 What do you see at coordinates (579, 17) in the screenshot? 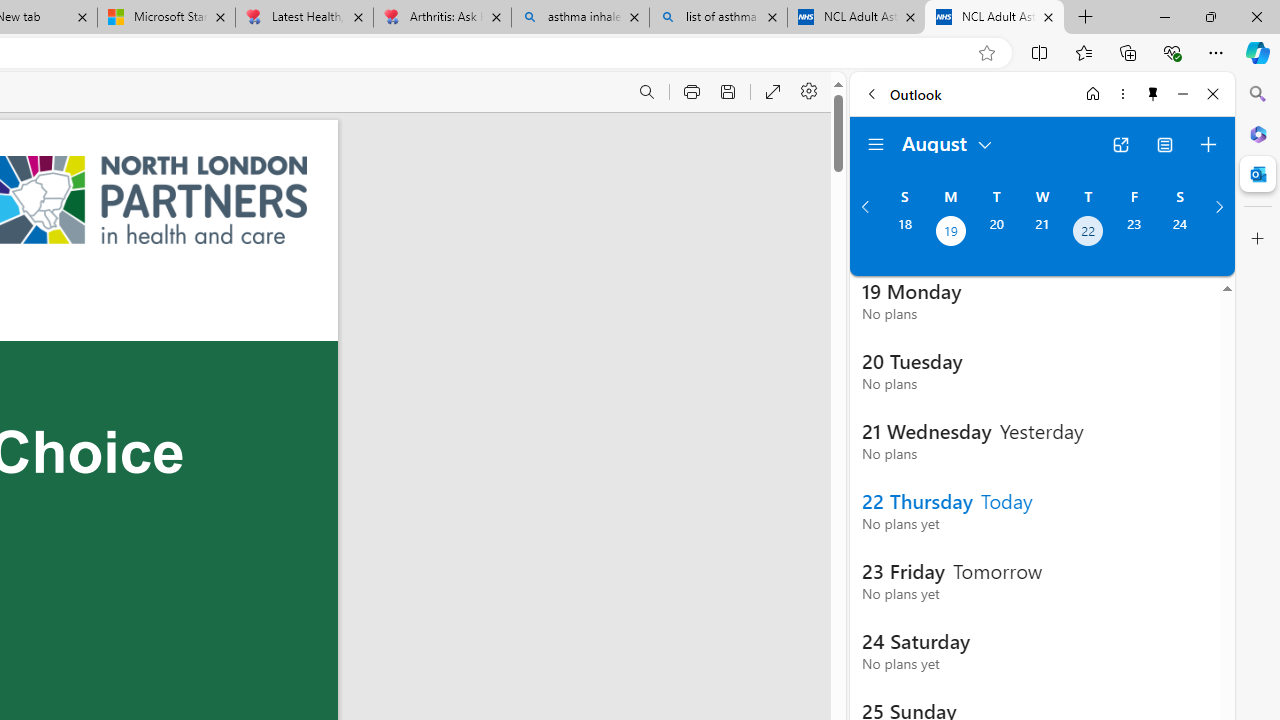
I see `'asthma inhaler - Search'` at bounding box center [579, 17].